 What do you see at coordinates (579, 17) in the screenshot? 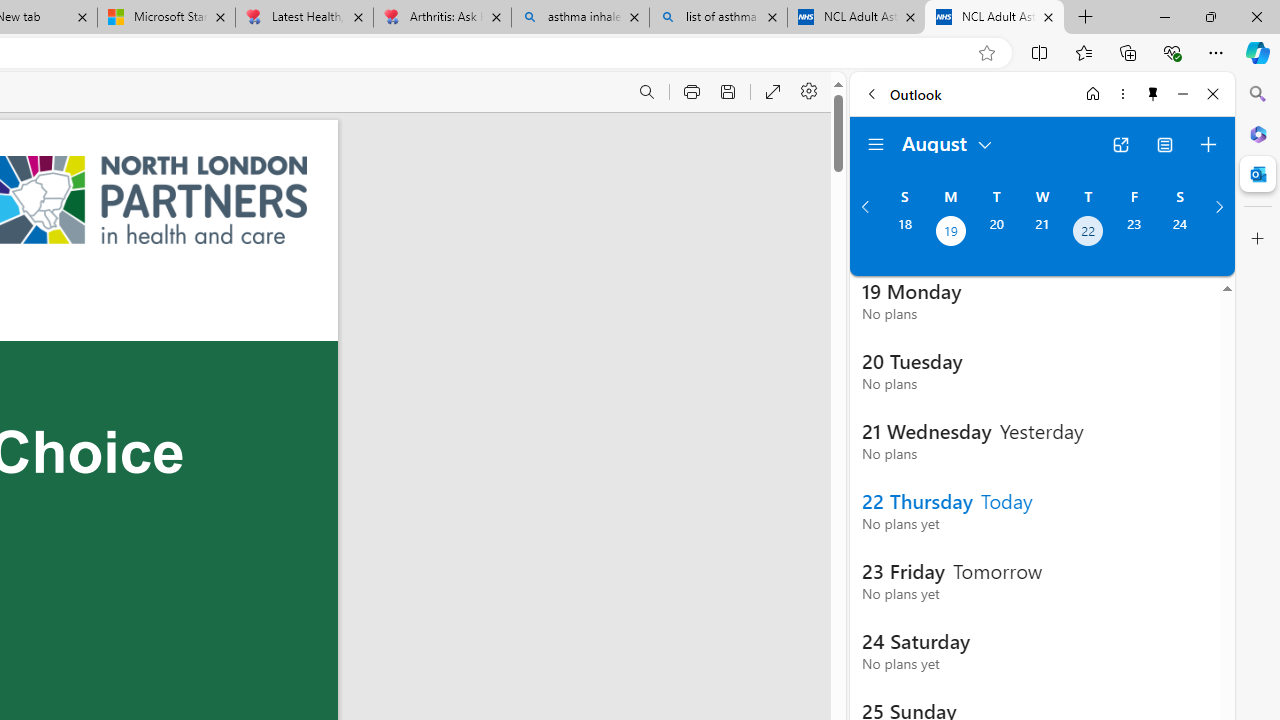
I see `'asthma inhaler - Search'` at bounding box center [579, 17].